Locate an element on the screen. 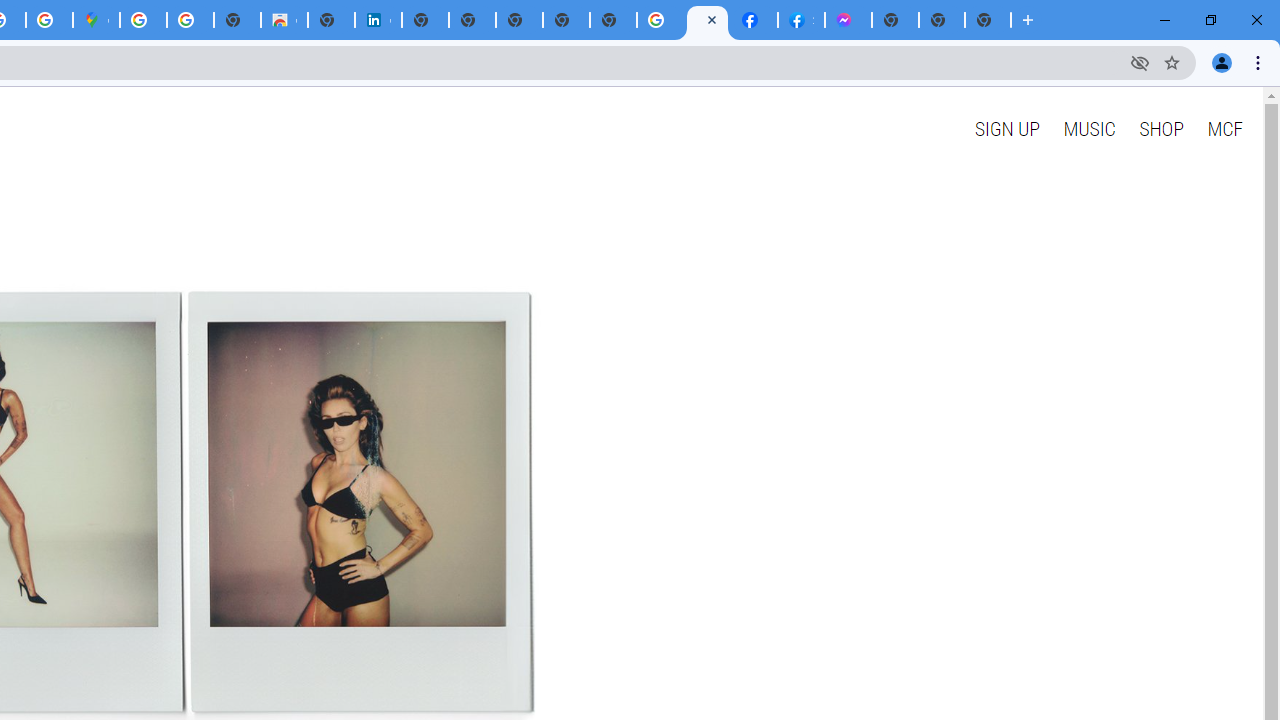 The height and width of the screenshot is (720, 1280). 'MUSIC' is located at coordinates (1088, 128).